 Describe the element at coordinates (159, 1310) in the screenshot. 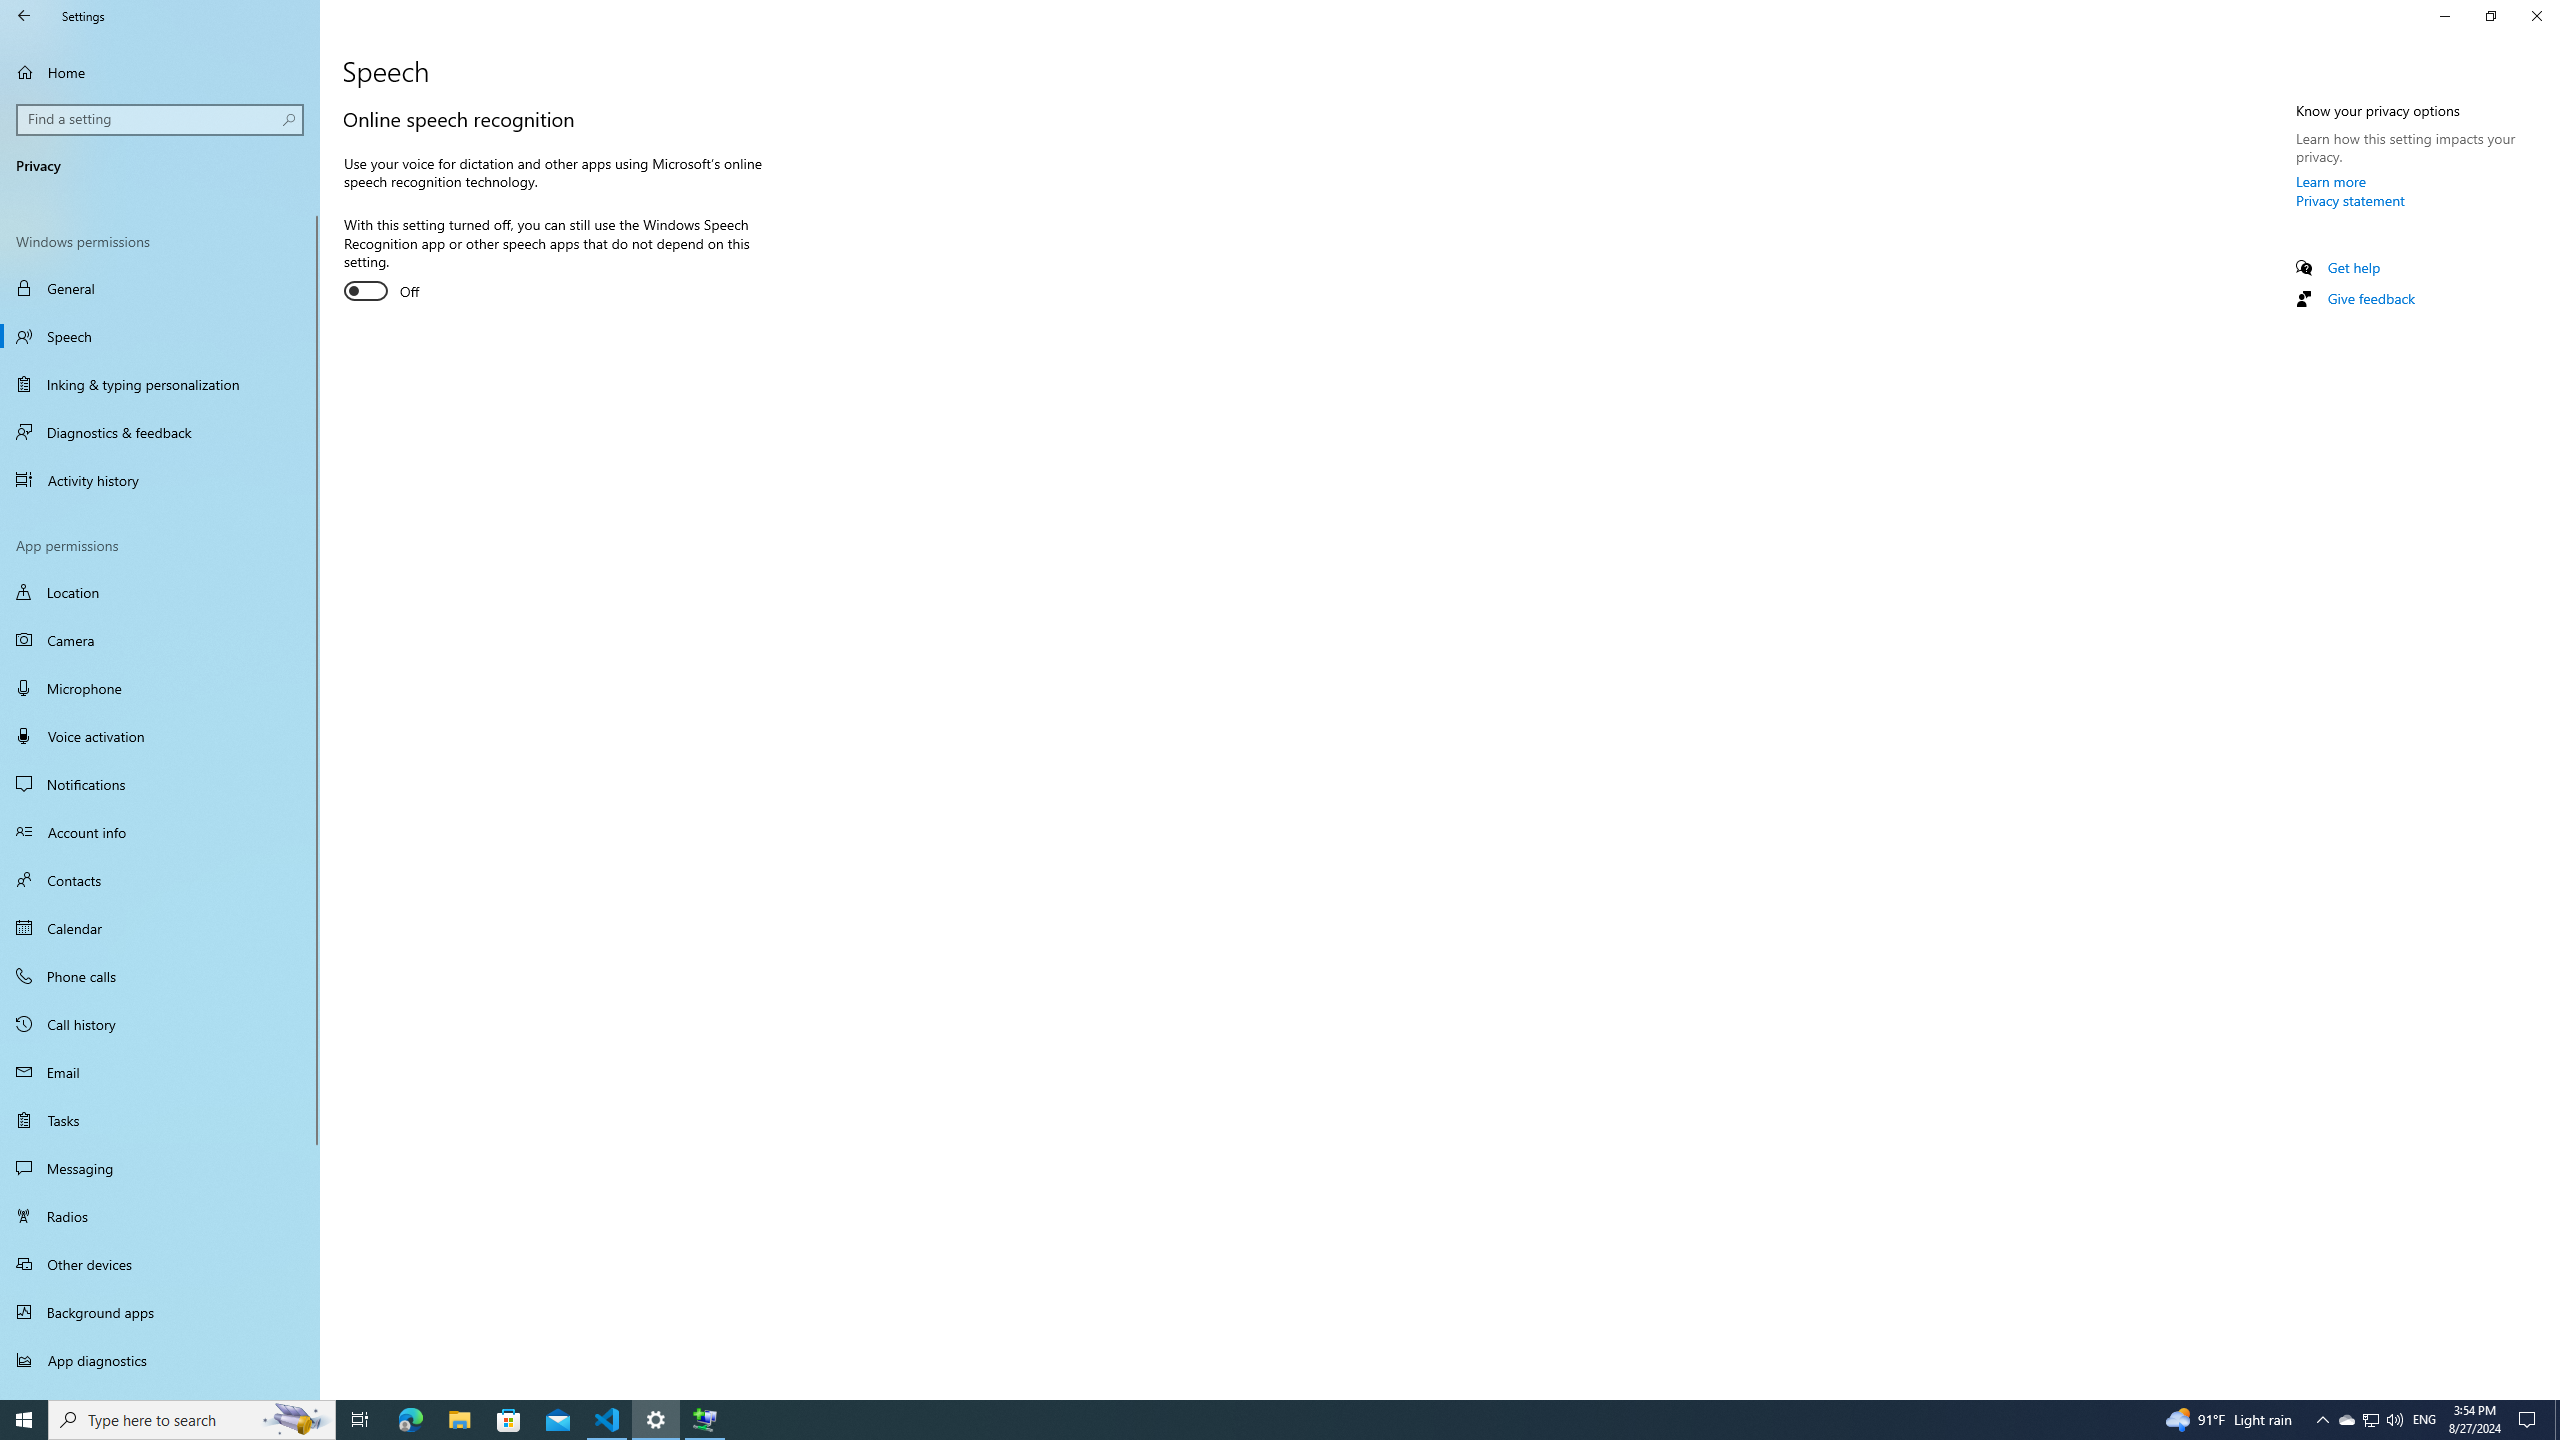

I see `'Background apps'` at that location.